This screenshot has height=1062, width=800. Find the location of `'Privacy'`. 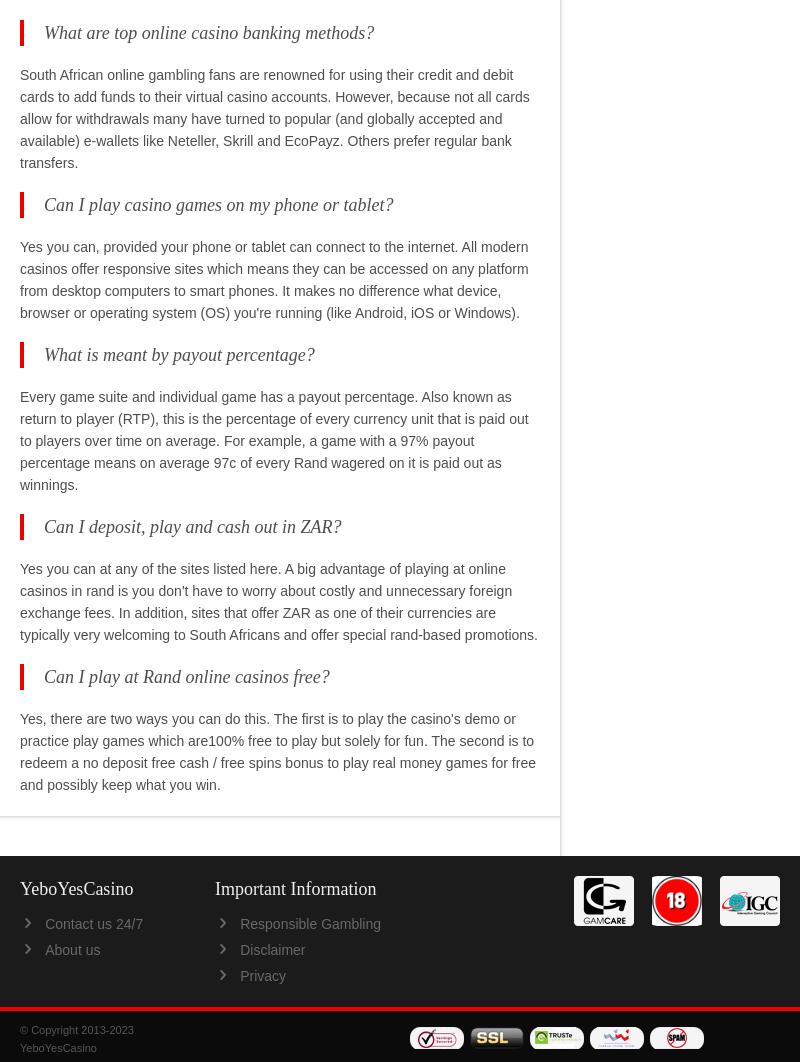

'Privacy' is located at coordinates (261, 974).